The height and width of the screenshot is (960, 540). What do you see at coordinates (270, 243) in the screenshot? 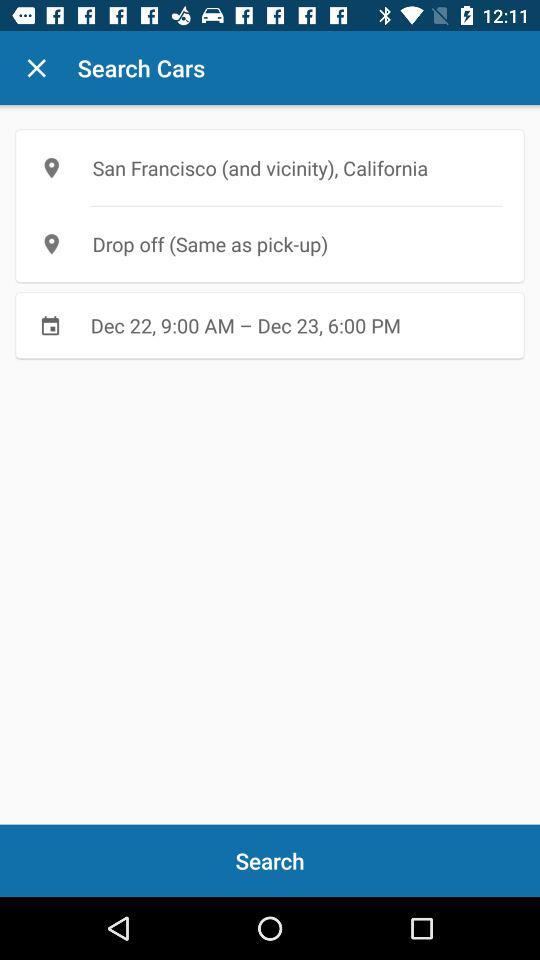
I see `item below the san francisco and icon` at bounding box center [270, 243].